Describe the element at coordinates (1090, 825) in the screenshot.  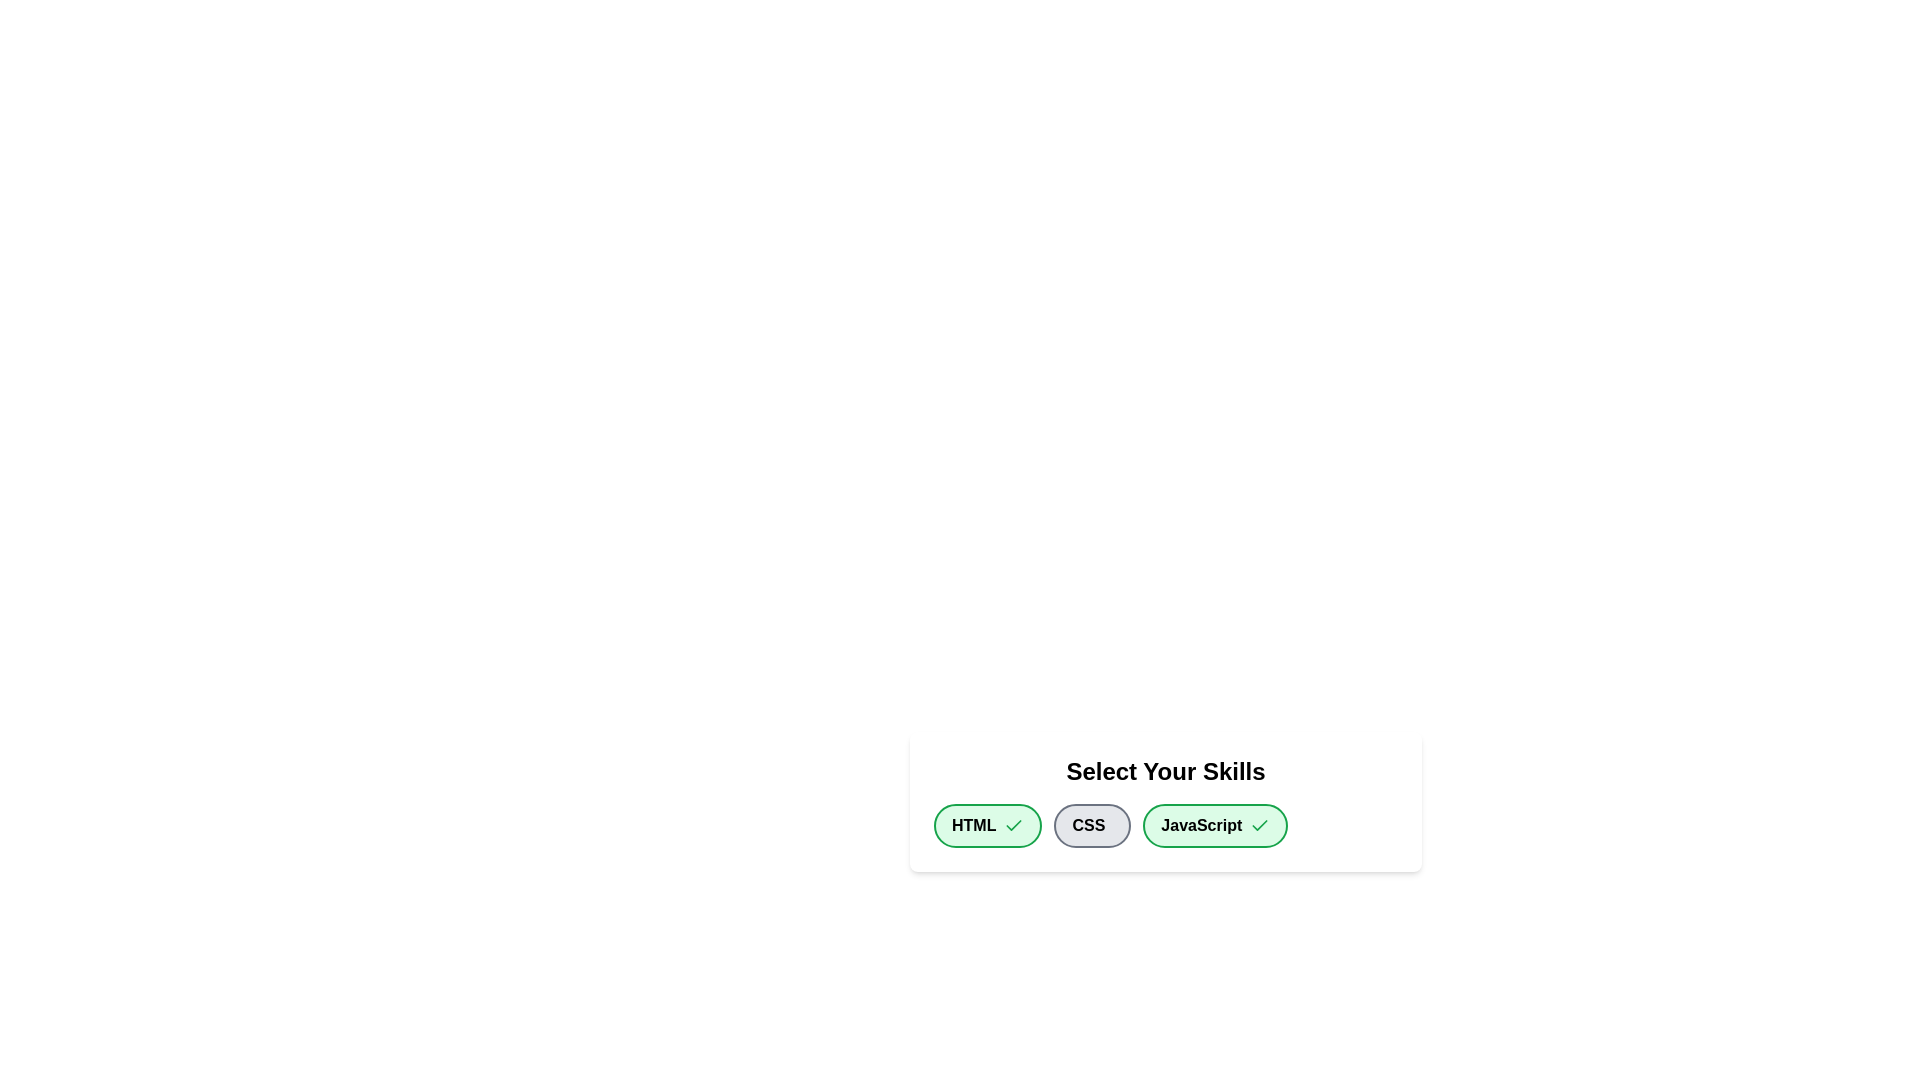
I see `the chip labeled CSS` at that location.